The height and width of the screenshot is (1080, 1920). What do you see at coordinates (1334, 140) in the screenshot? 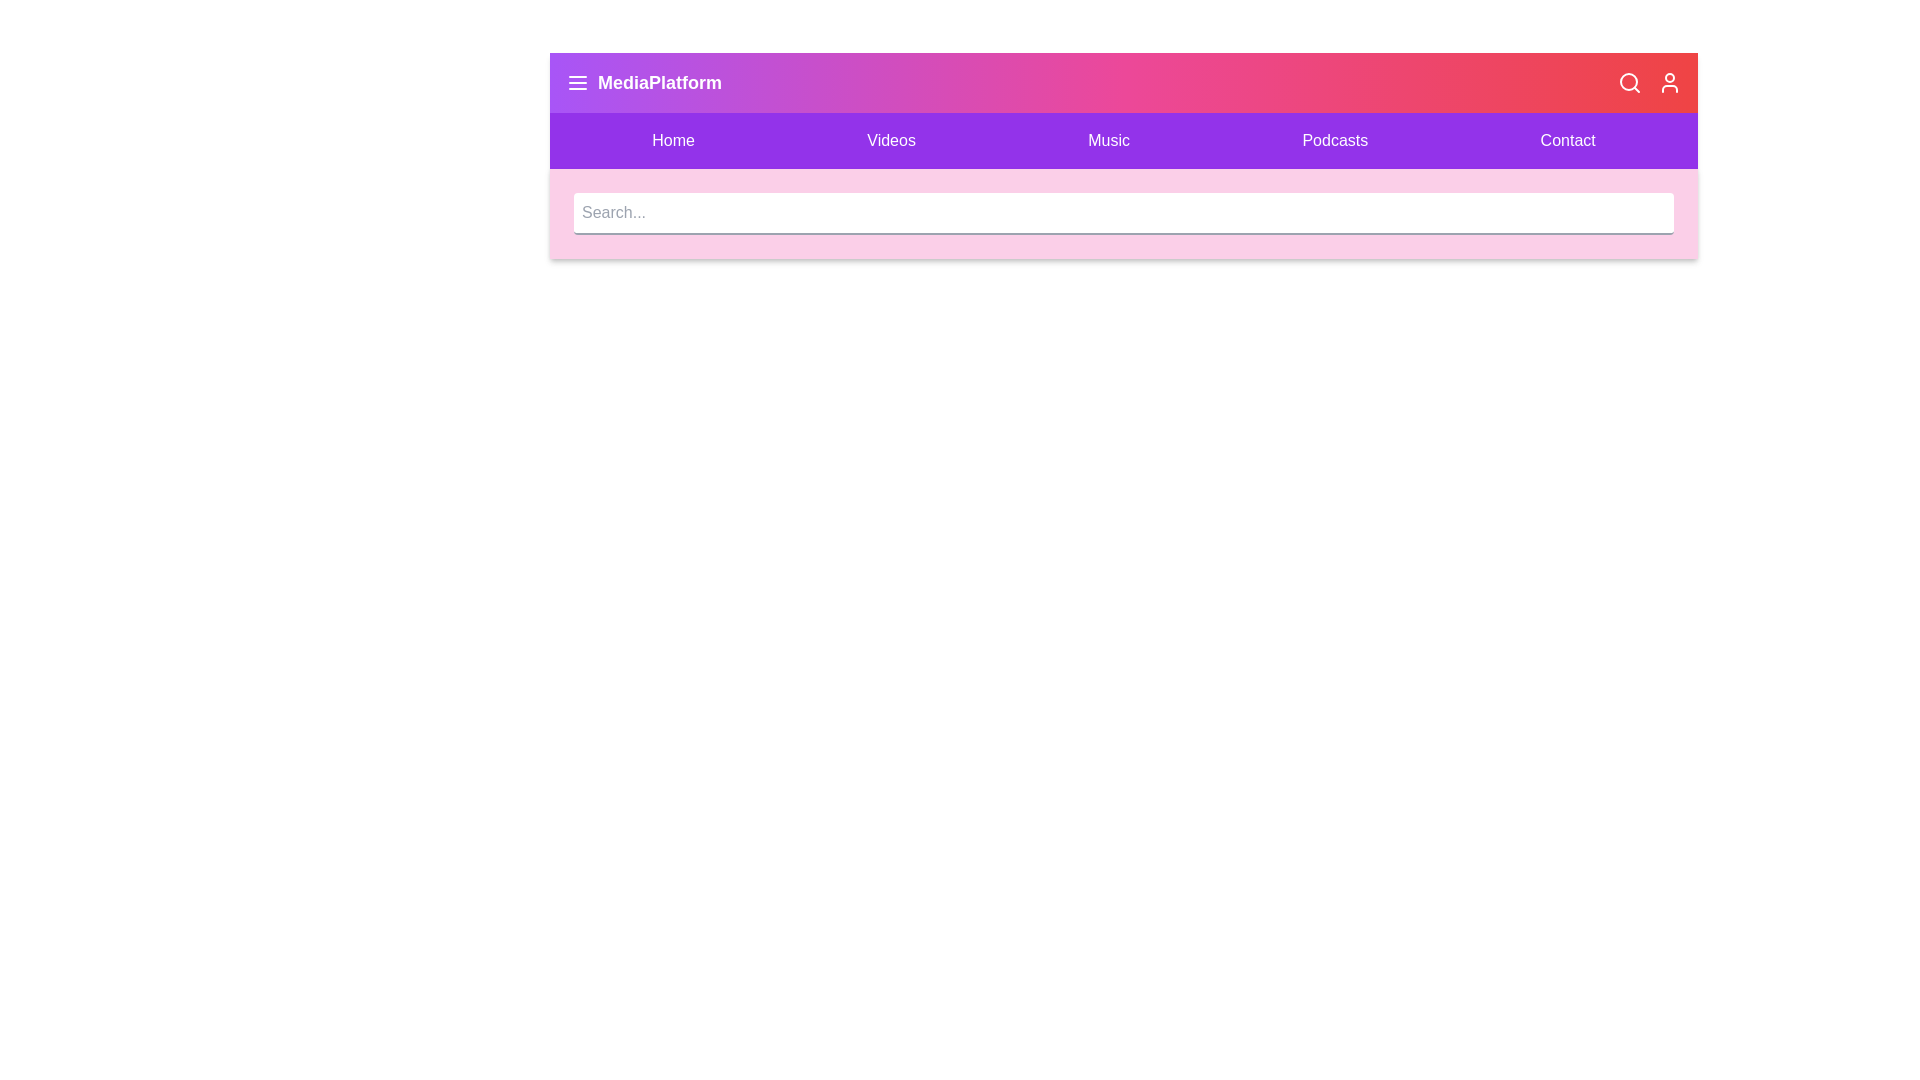
I see `the Podcasts menu item to navigate to the corresponding section` at bounding box center [1334, 140].